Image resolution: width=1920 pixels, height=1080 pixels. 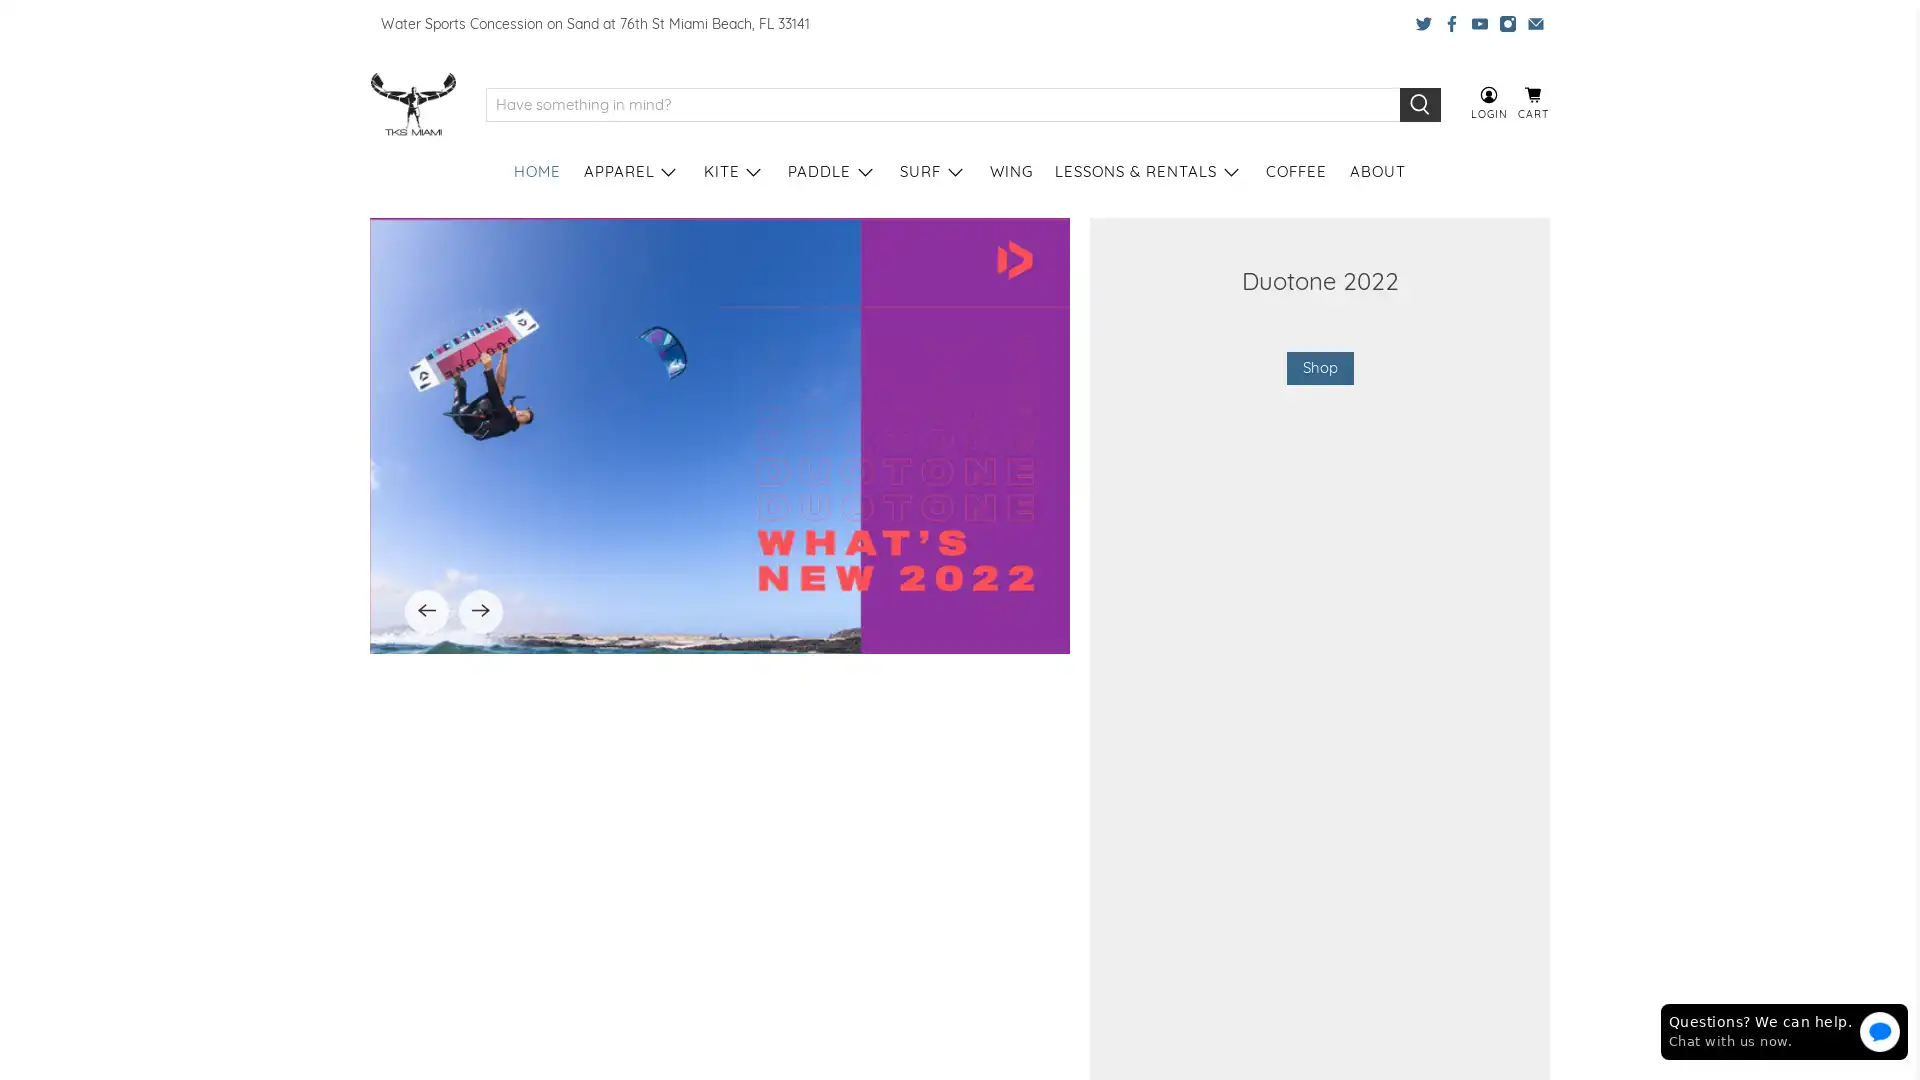 I want to click on Next, so click(x=480, y=874).